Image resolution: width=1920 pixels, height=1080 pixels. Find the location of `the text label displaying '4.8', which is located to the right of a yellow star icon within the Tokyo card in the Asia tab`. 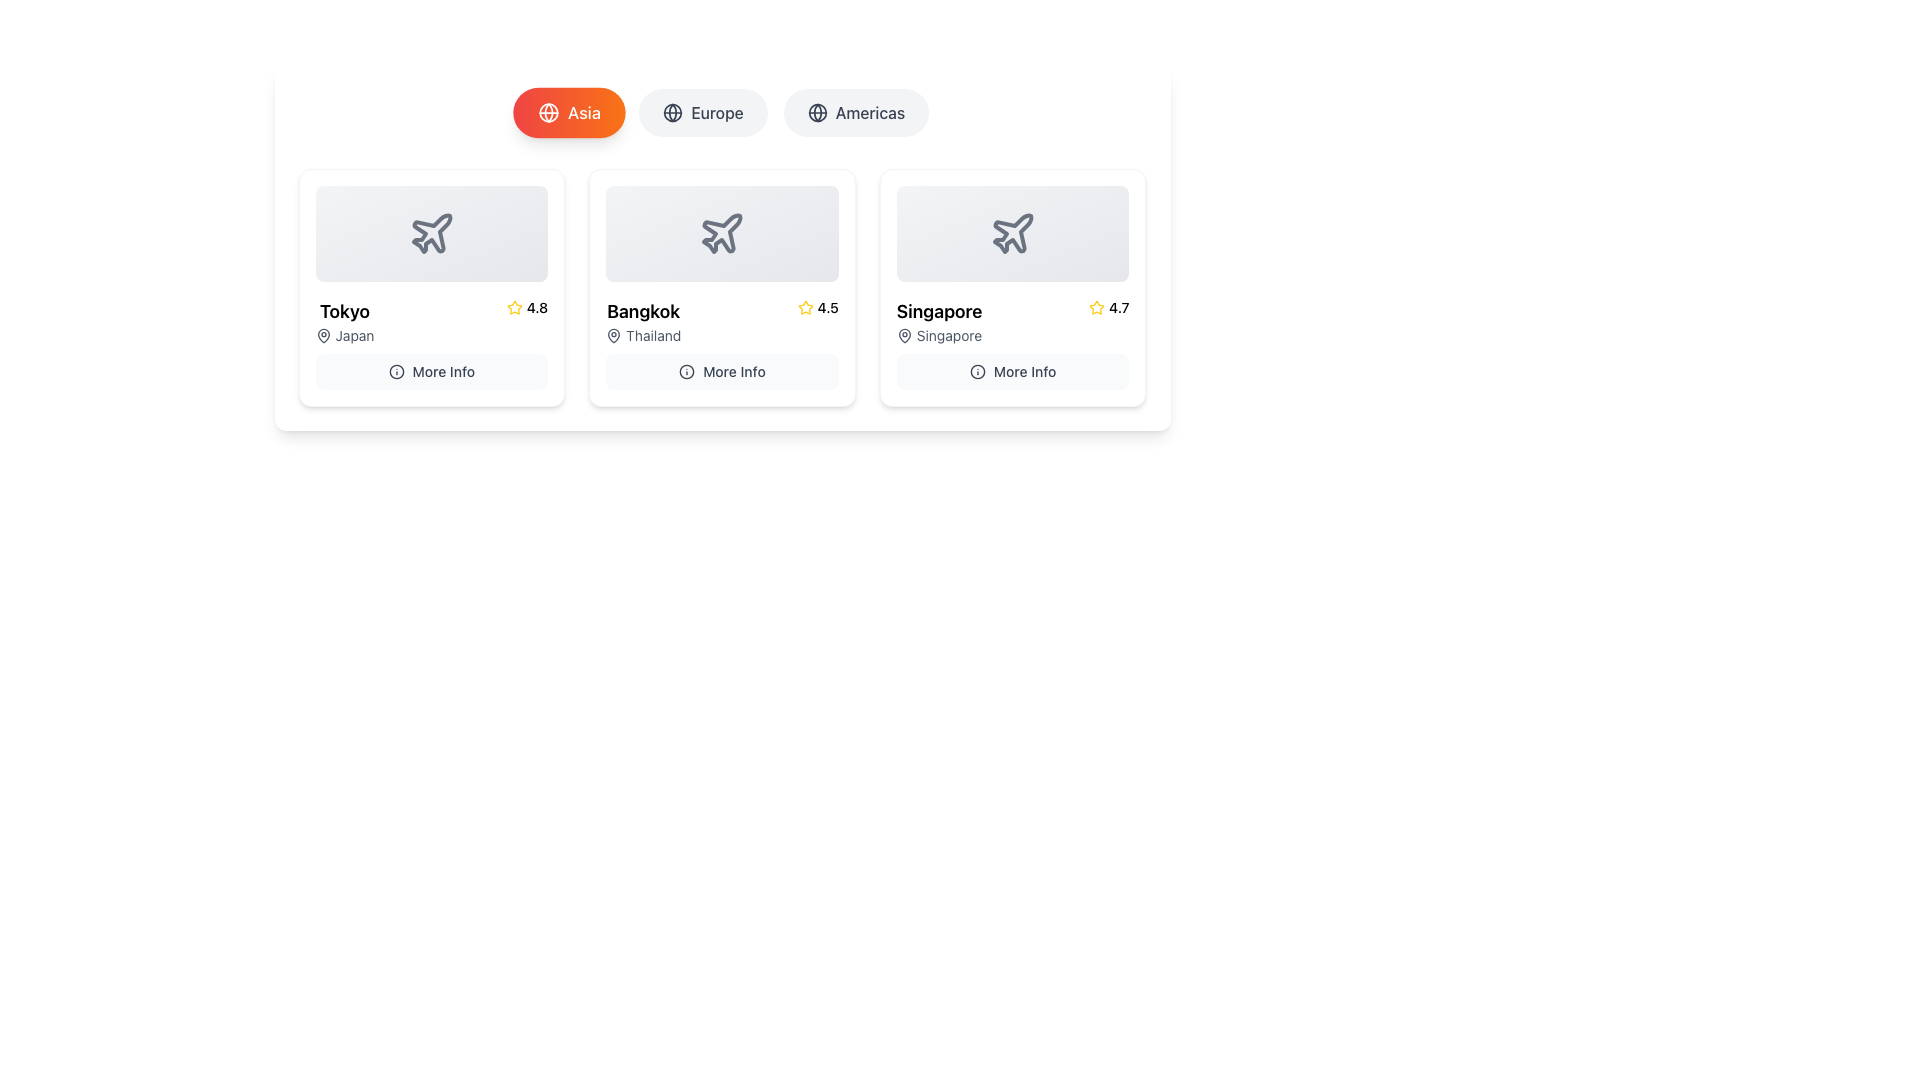

the text label displaying '4.8', which is located to the right of a yellow star icon within the Tokyo card in the Asia tab is located at coordinates (537, 308).